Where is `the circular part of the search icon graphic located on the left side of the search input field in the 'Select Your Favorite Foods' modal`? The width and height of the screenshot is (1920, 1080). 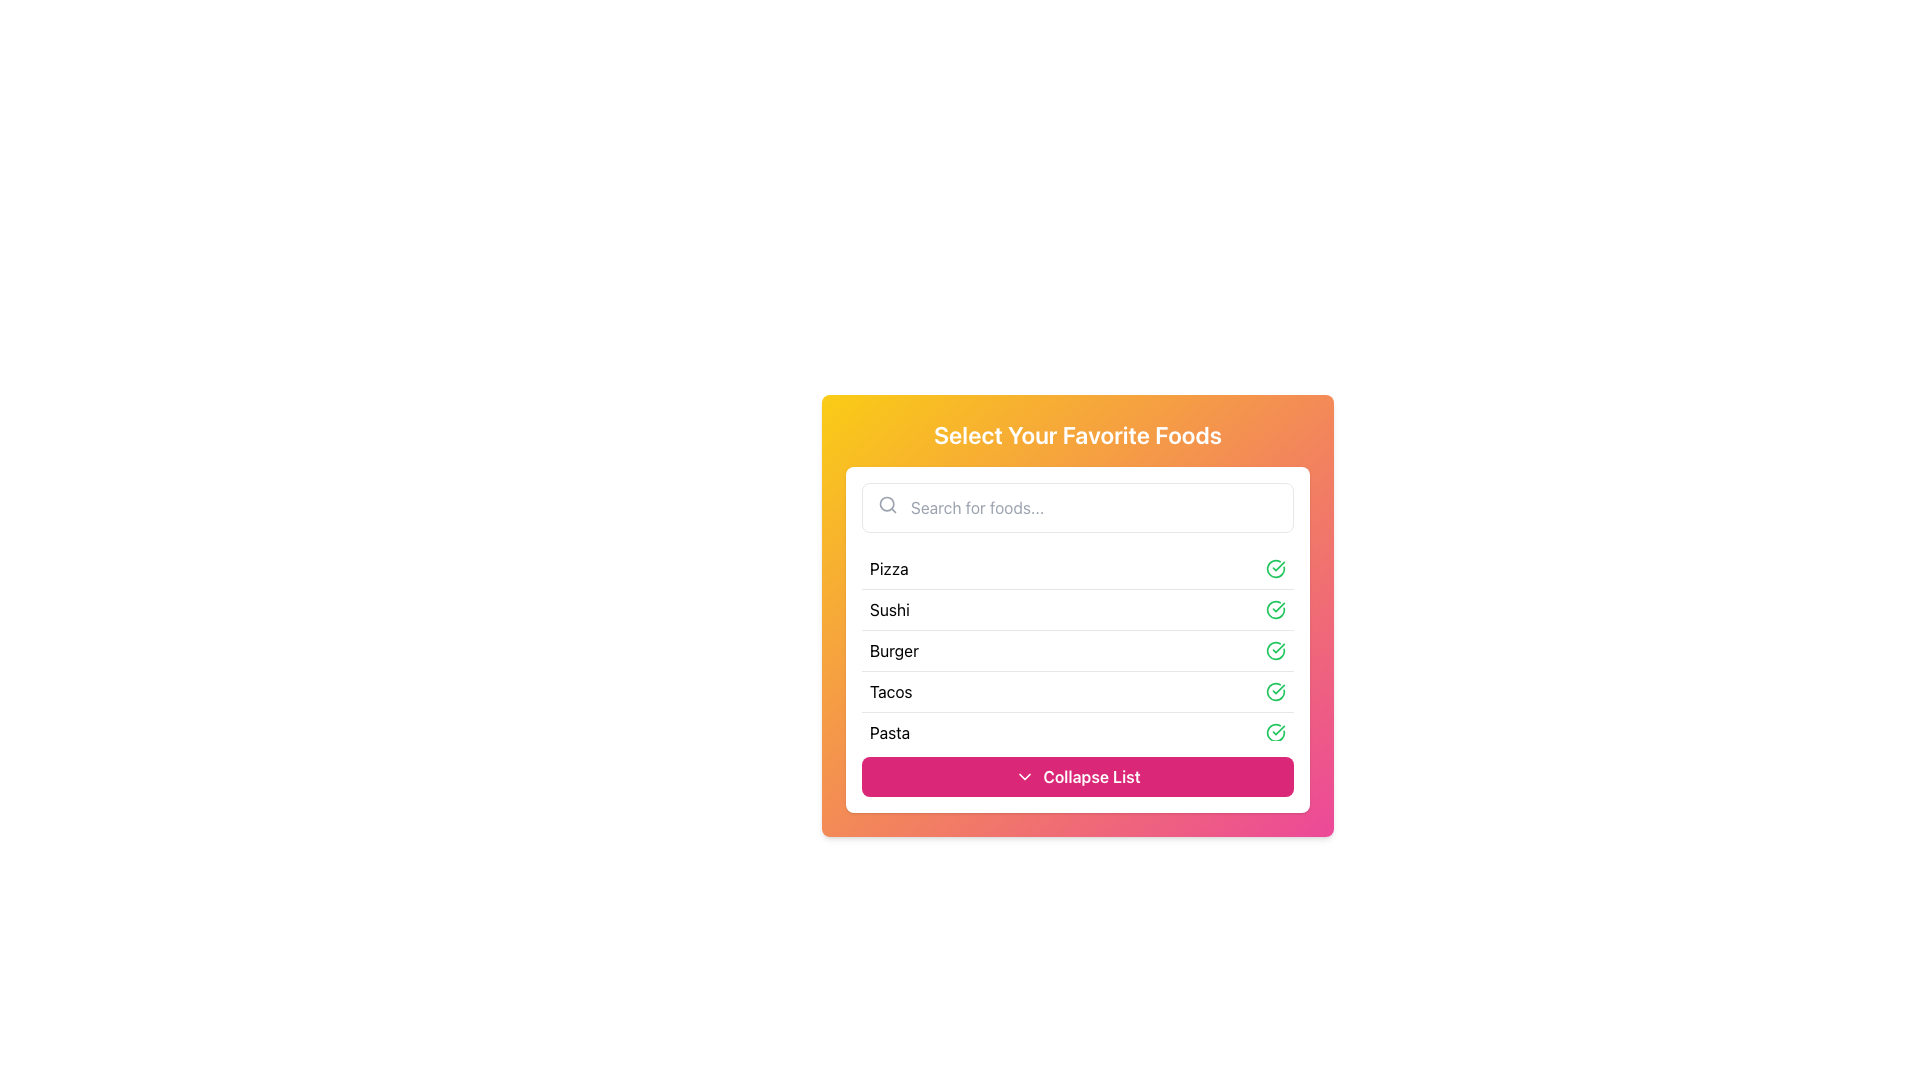
the circular part of the search icon graphic located on the left side of the search input field in the 'Select Your Favorite Foods' modal is located at coordinates (886, 503).